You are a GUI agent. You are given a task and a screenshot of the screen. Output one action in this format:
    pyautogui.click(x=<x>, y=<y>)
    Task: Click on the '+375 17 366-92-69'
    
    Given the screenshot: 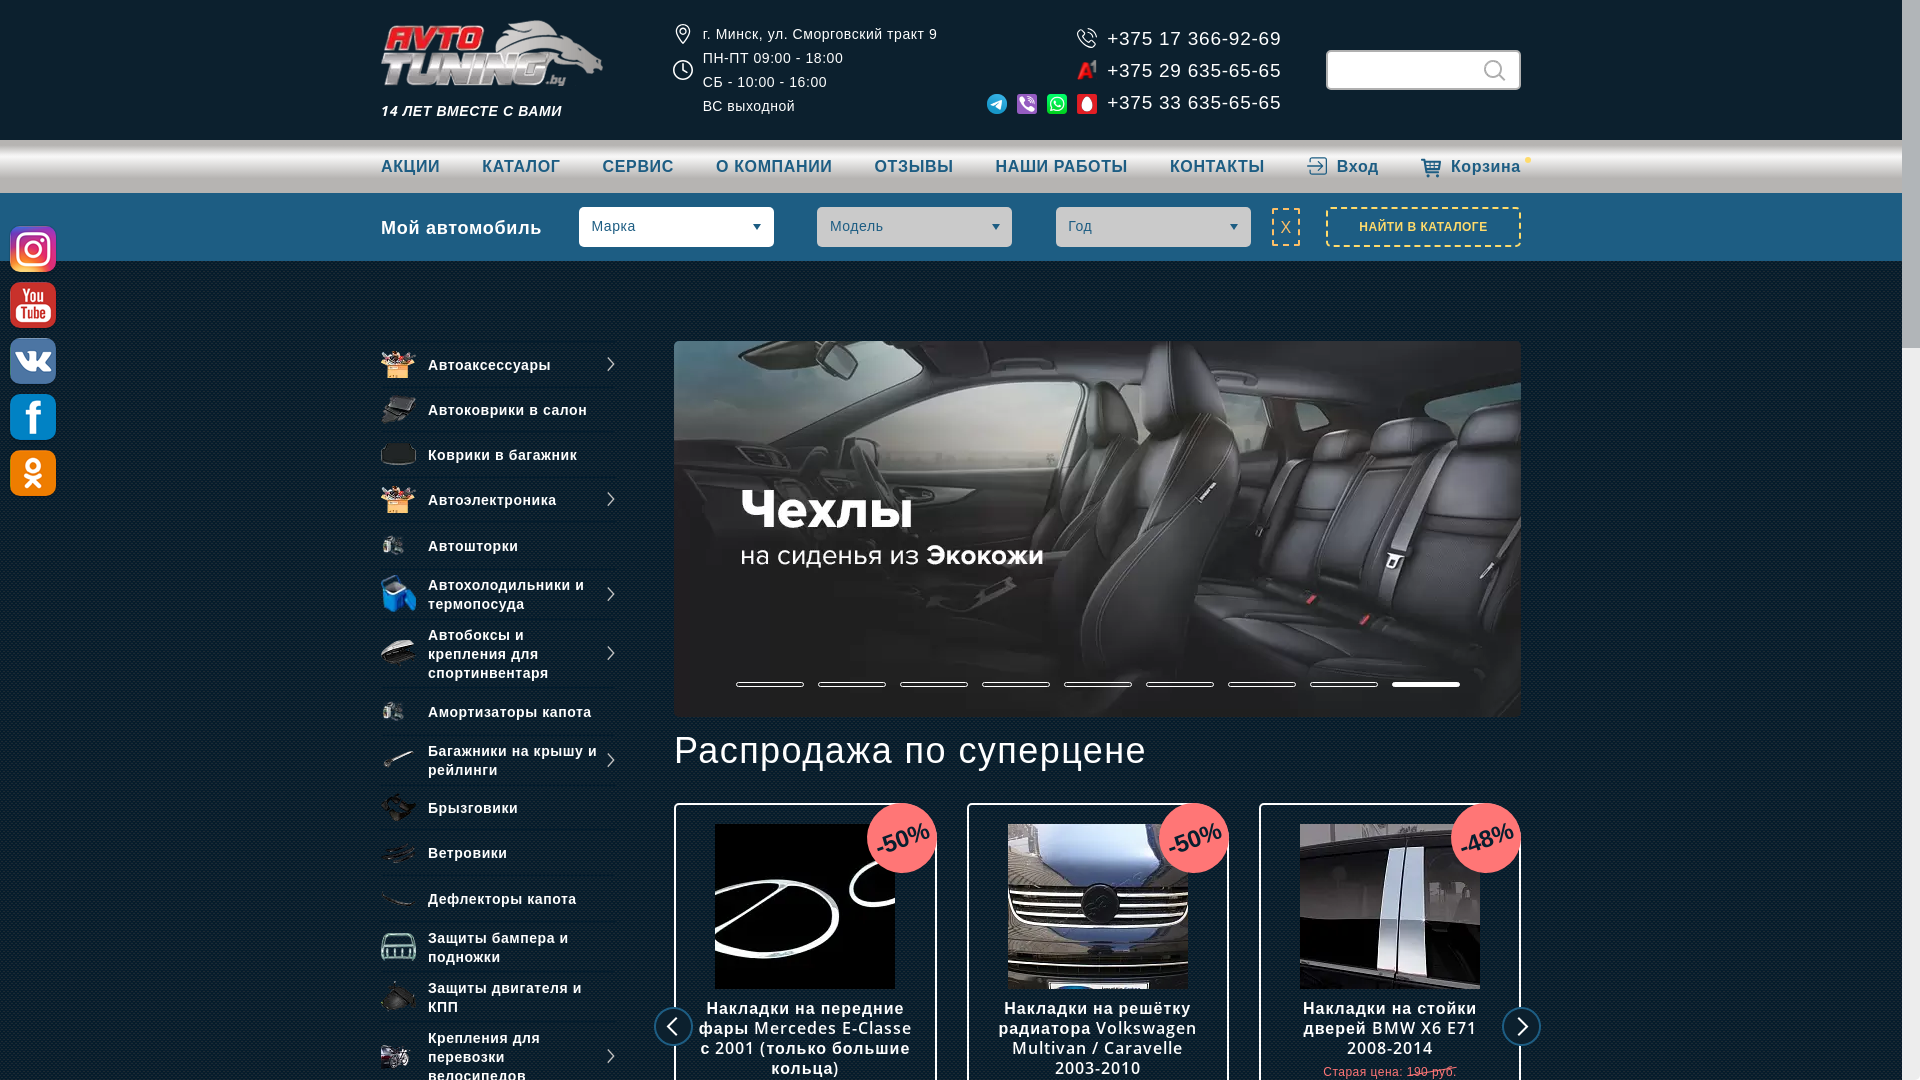 What is the action you would take?
    pyautogui.click(x=1194, y=38)
    